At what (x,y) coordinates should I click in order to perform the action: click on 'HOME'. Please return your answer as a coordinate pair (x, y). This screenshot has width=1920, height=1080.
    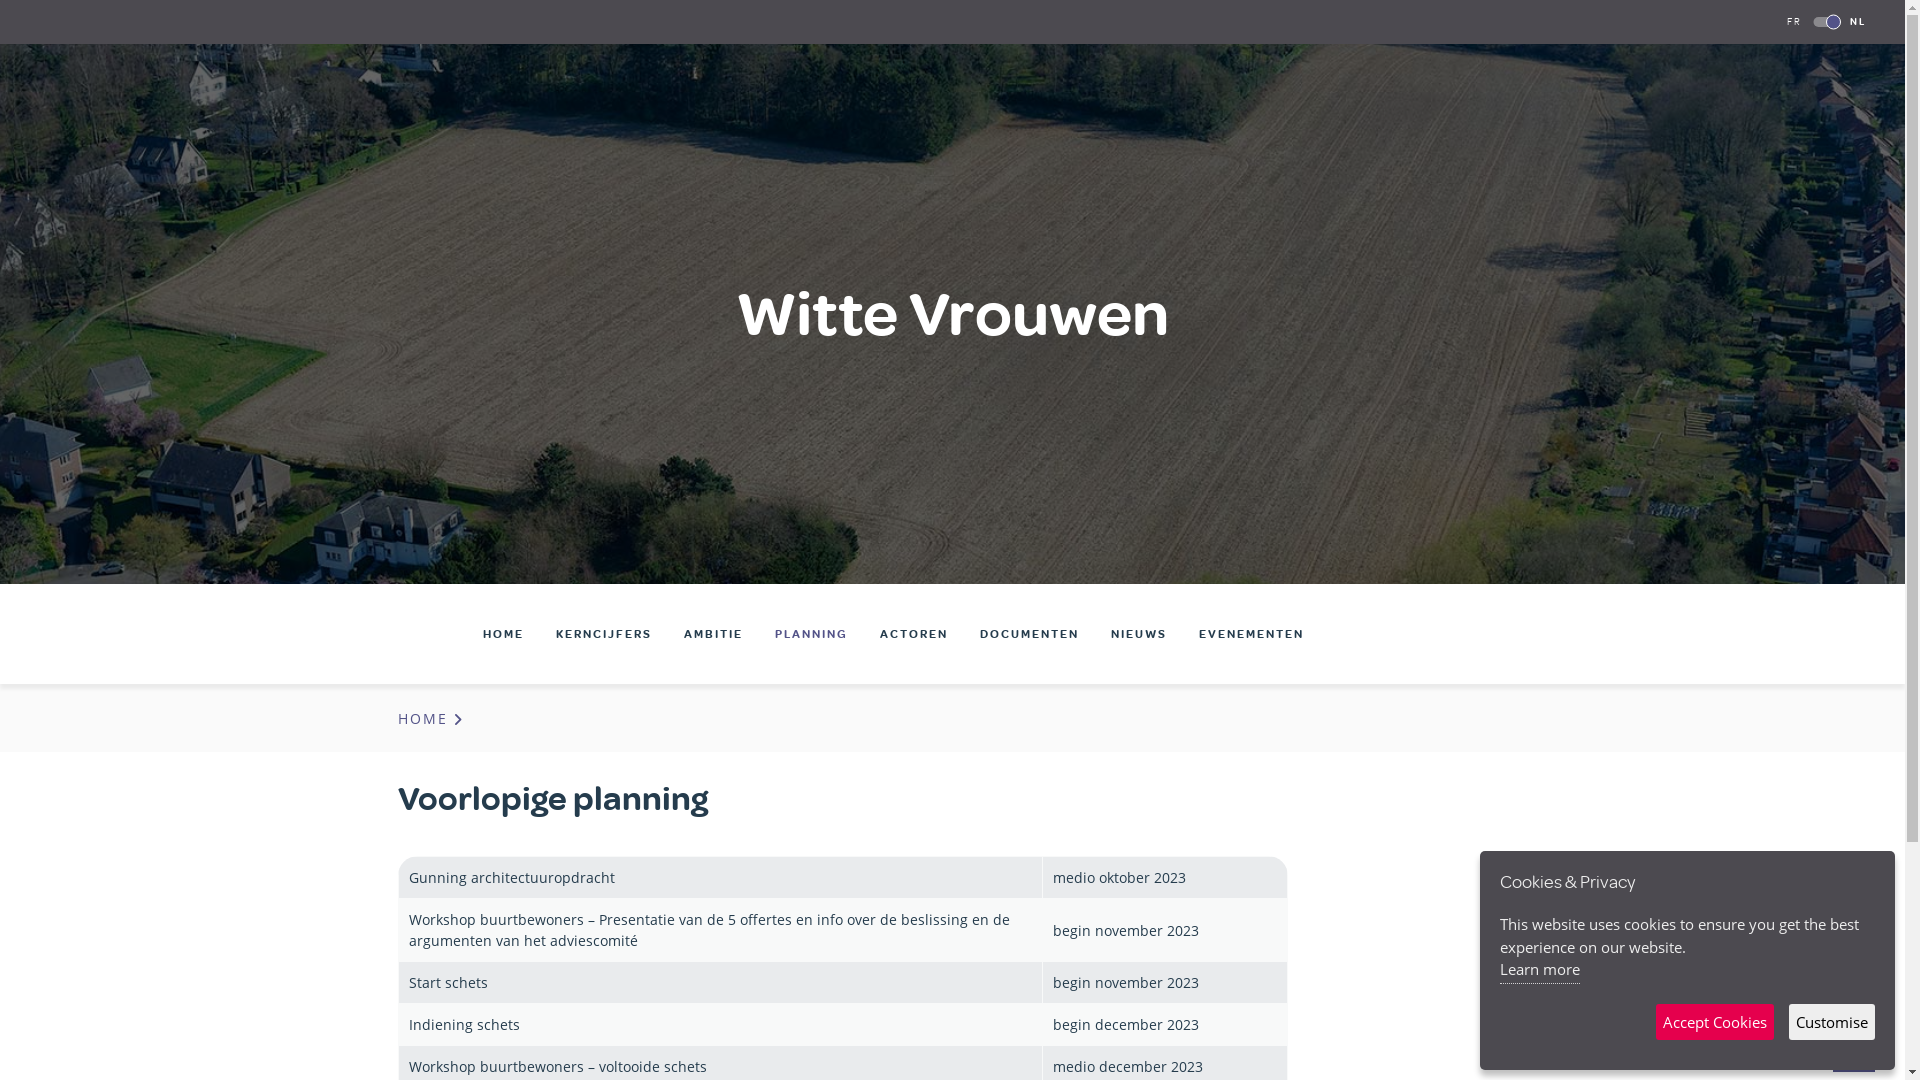
    Looking at the image, I should click on (431, 717).